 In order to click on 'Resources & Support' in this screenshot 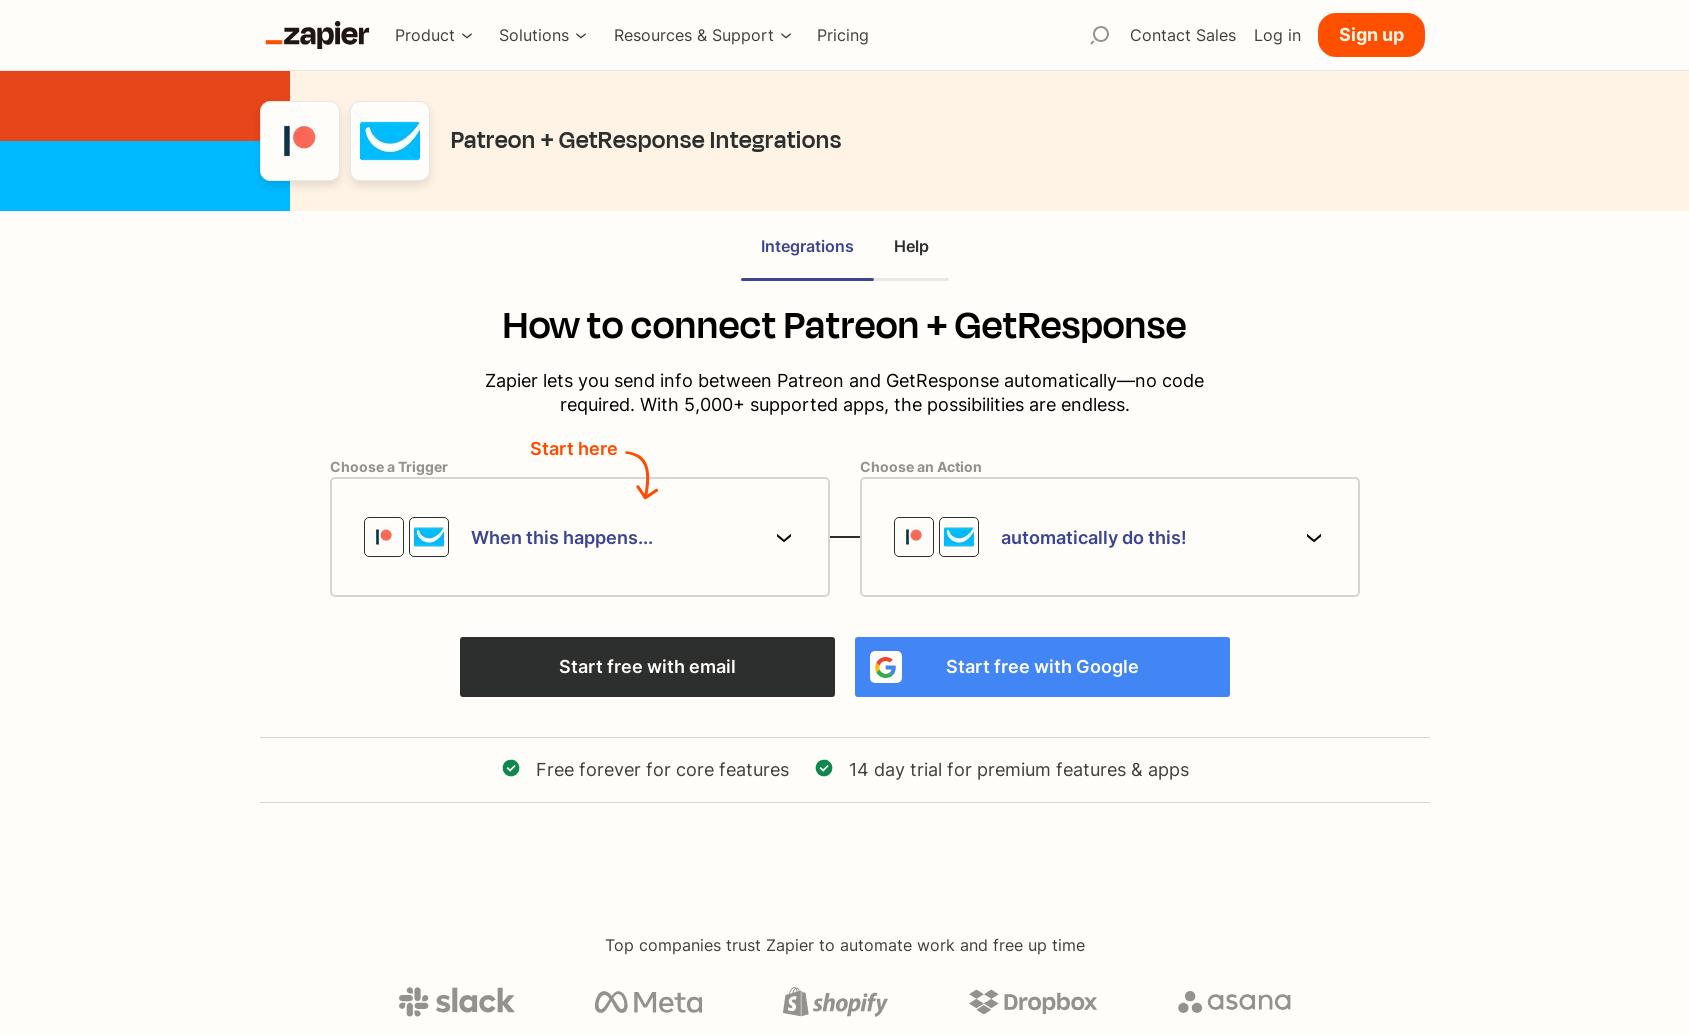, I will do `click(692, 34)`.